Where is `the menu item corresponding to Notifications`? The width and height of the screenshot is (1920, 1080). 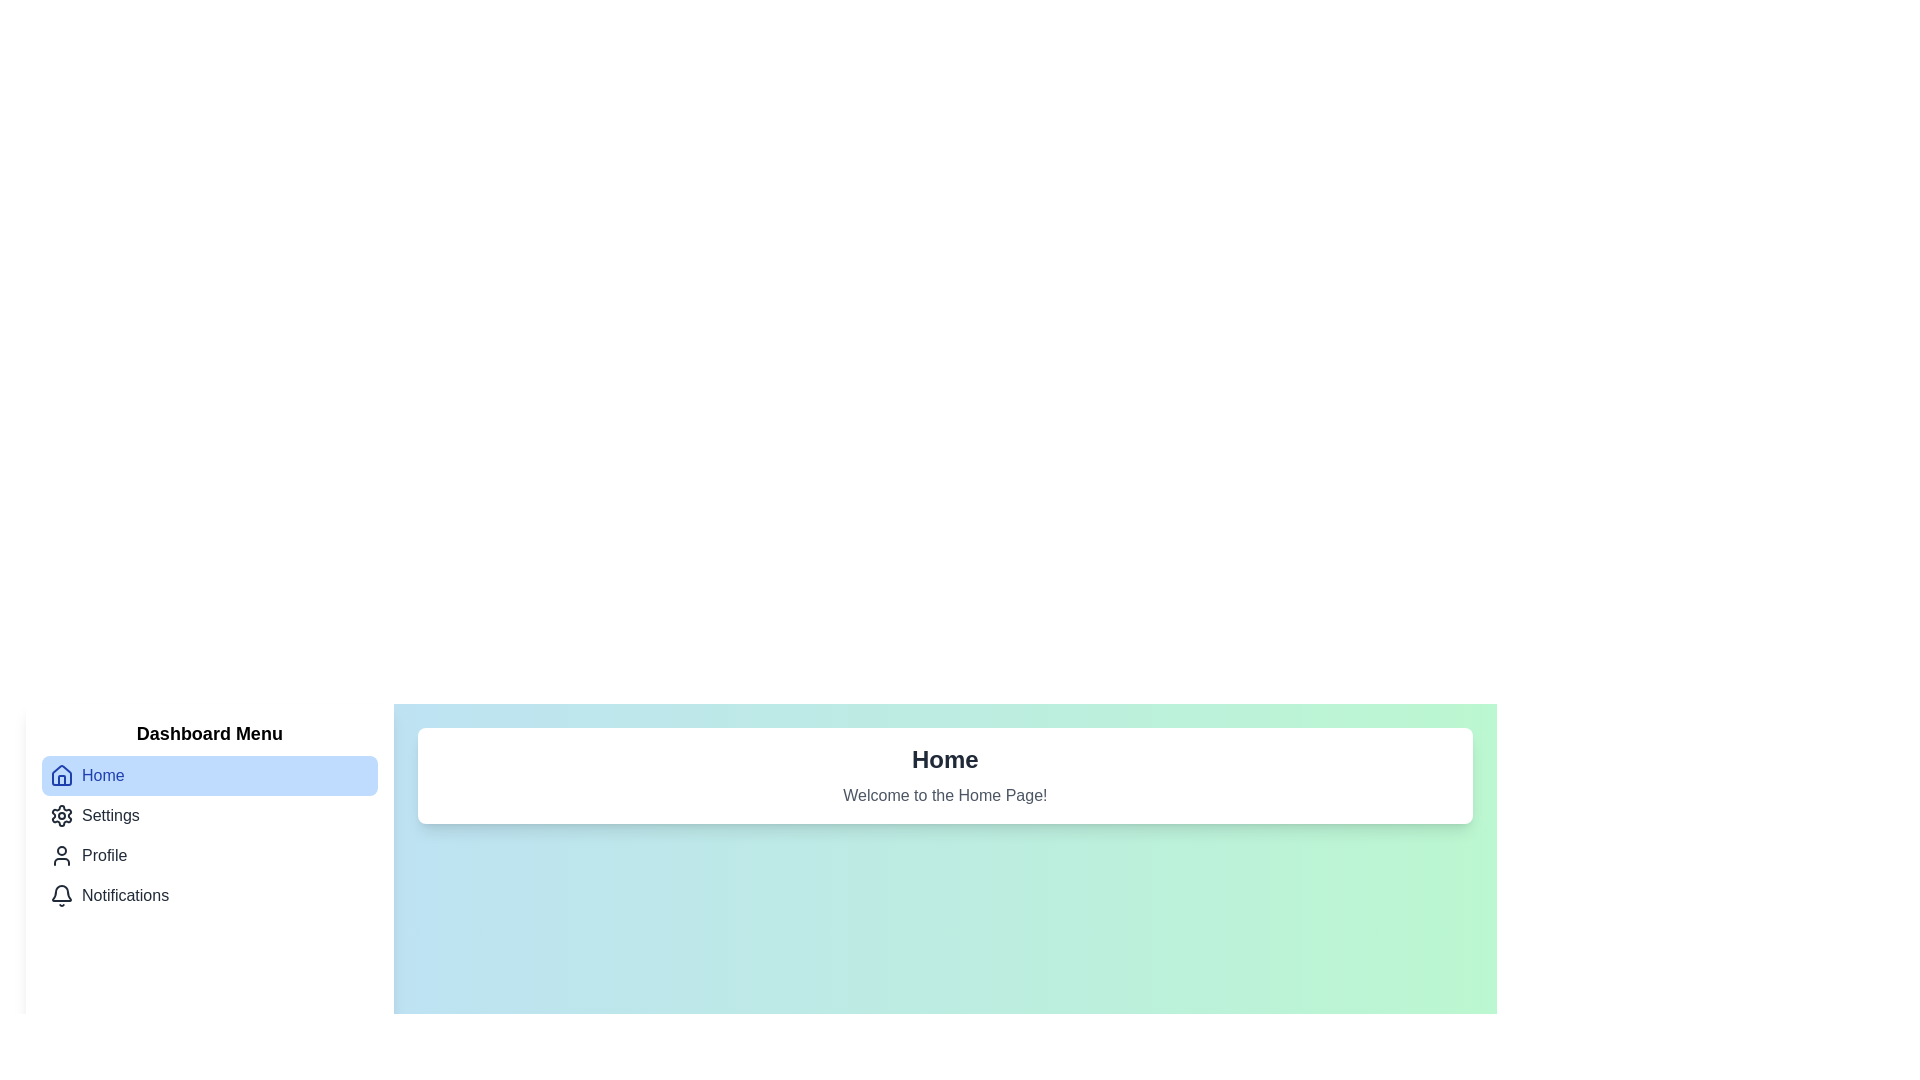 the menu item corresponding to Notifications is located at coordinates (209, 894).